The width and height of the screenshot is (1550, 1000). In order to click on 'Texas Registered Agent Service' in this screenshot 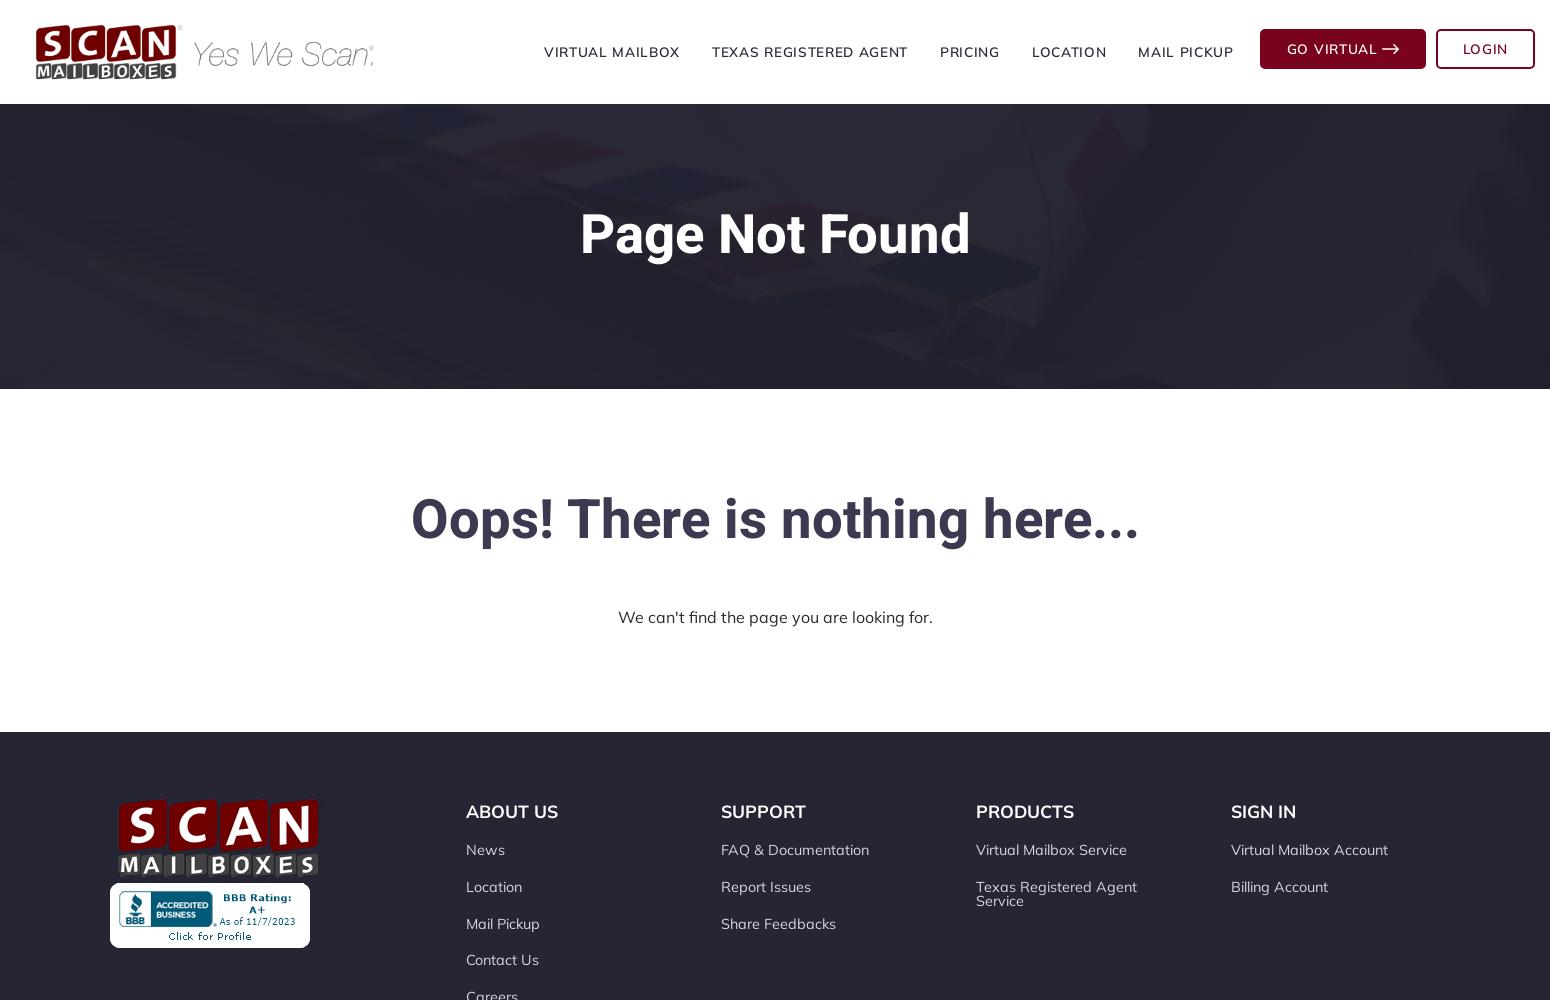, I will do `click(975, 893)`.